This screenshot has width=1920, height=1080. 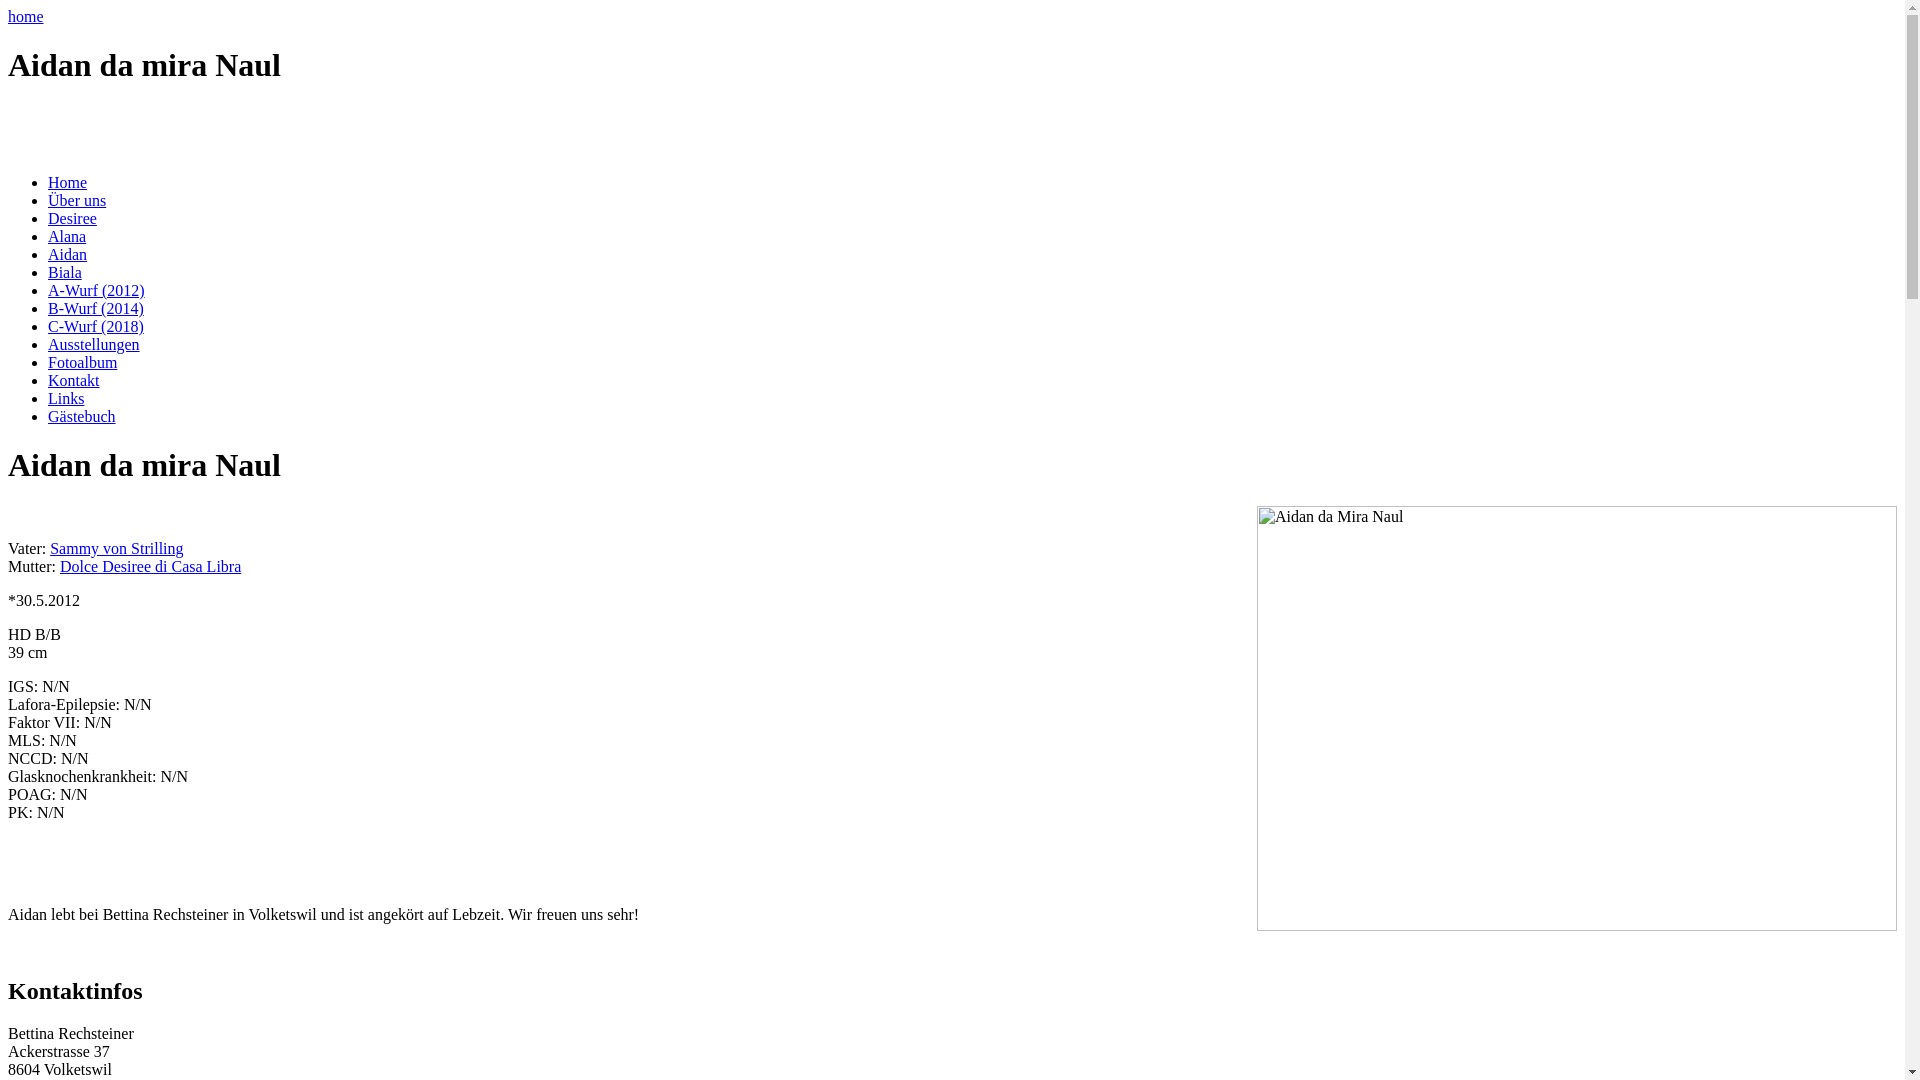 What do you see at coordinates (67, 253) in the screenshot?
I see `'Aidan'` at bounding box center [67, 253].